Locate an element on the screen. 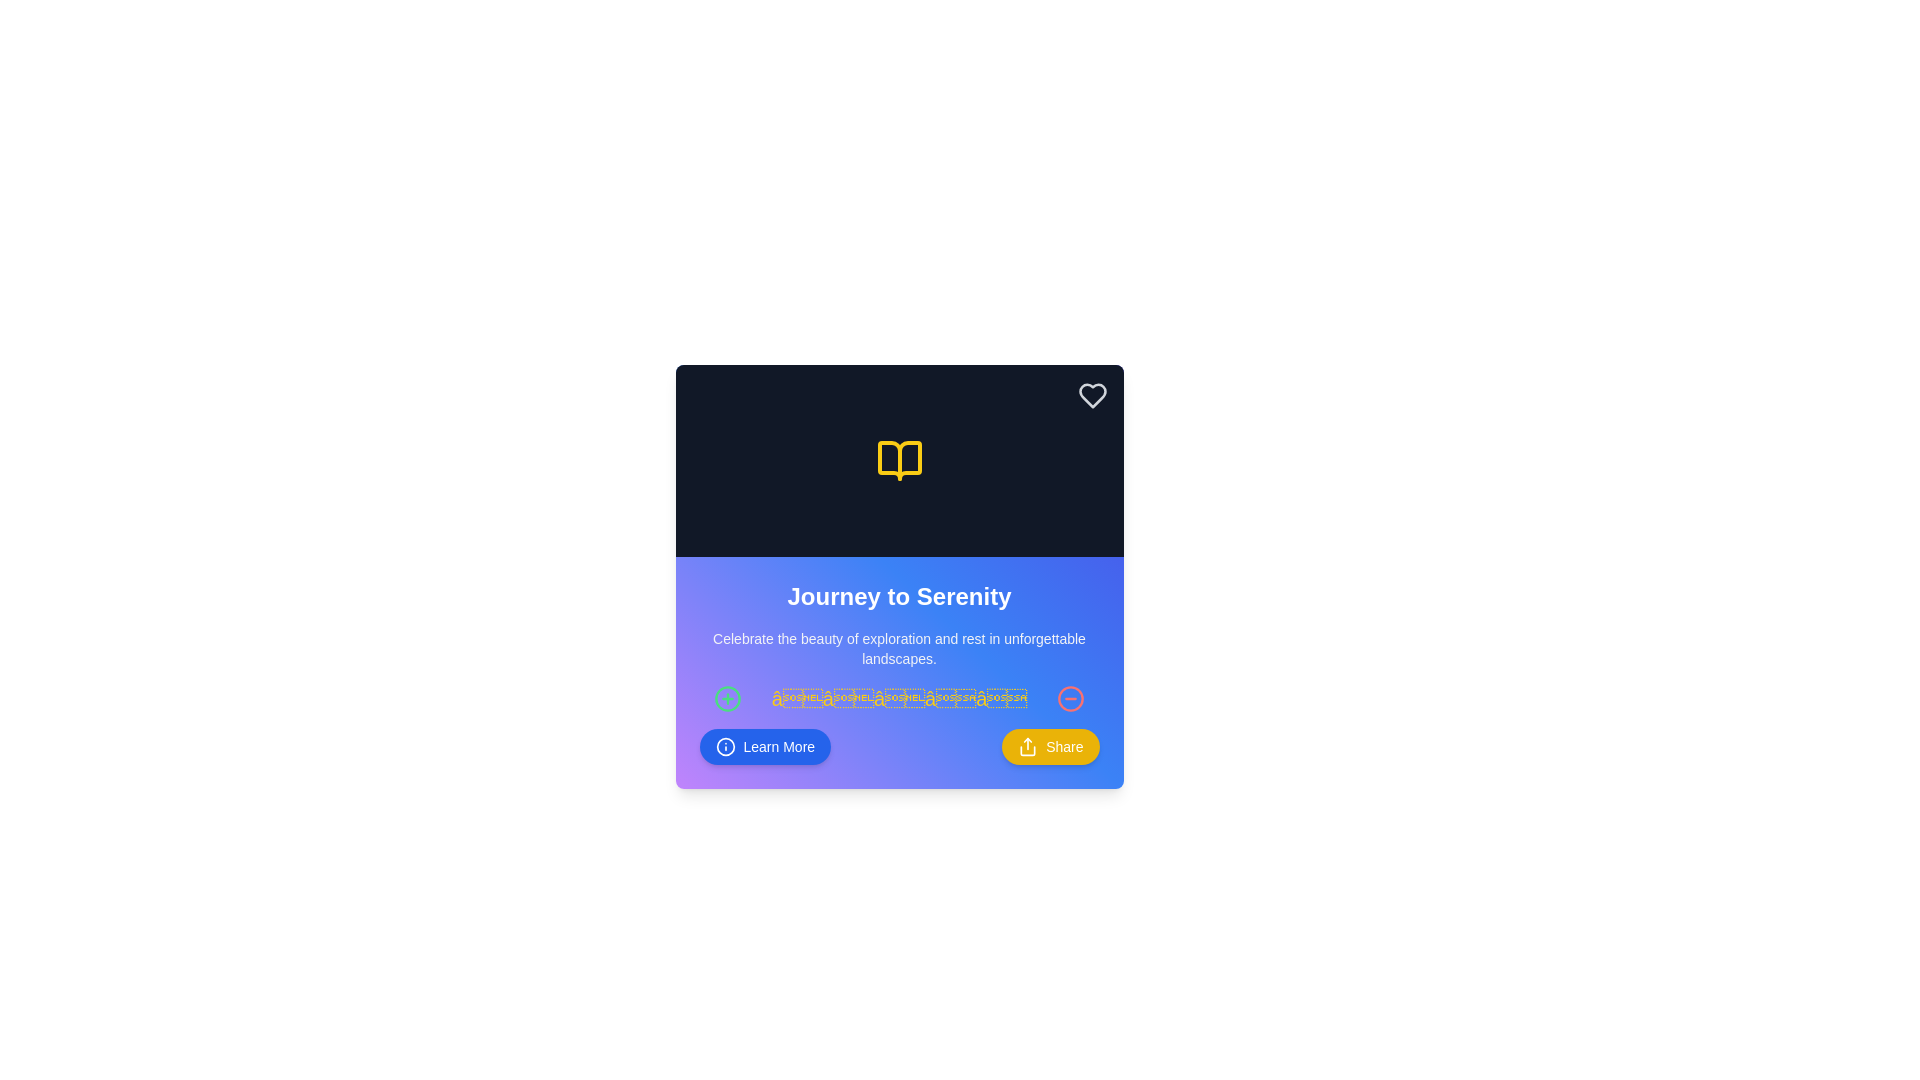 This screenshot has width=1920, height=1080. the circular red icon component with a horizontal line across its diameter, located in the lower-right corner of the card interface is located at coordinates (1069, 697).